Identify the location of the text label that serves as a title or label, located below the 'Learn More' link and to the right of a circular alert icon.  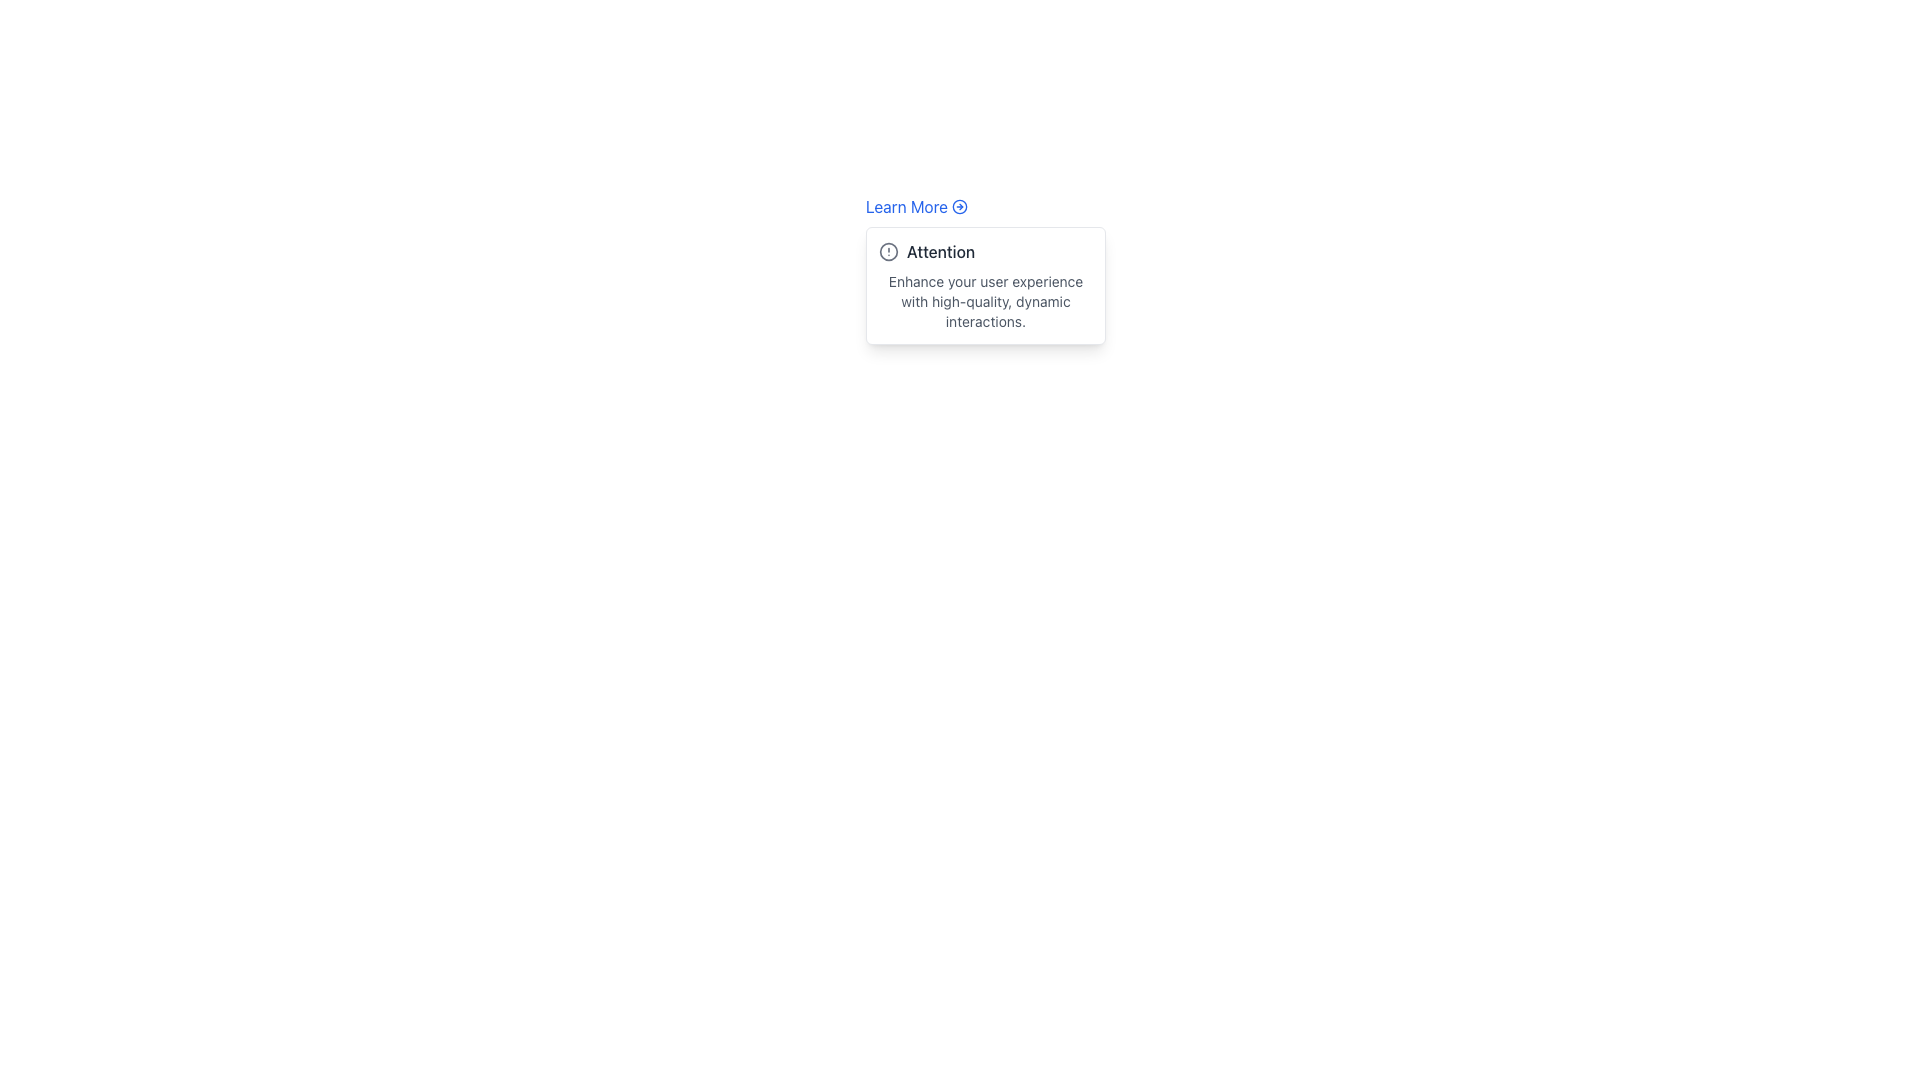
(939, 250).